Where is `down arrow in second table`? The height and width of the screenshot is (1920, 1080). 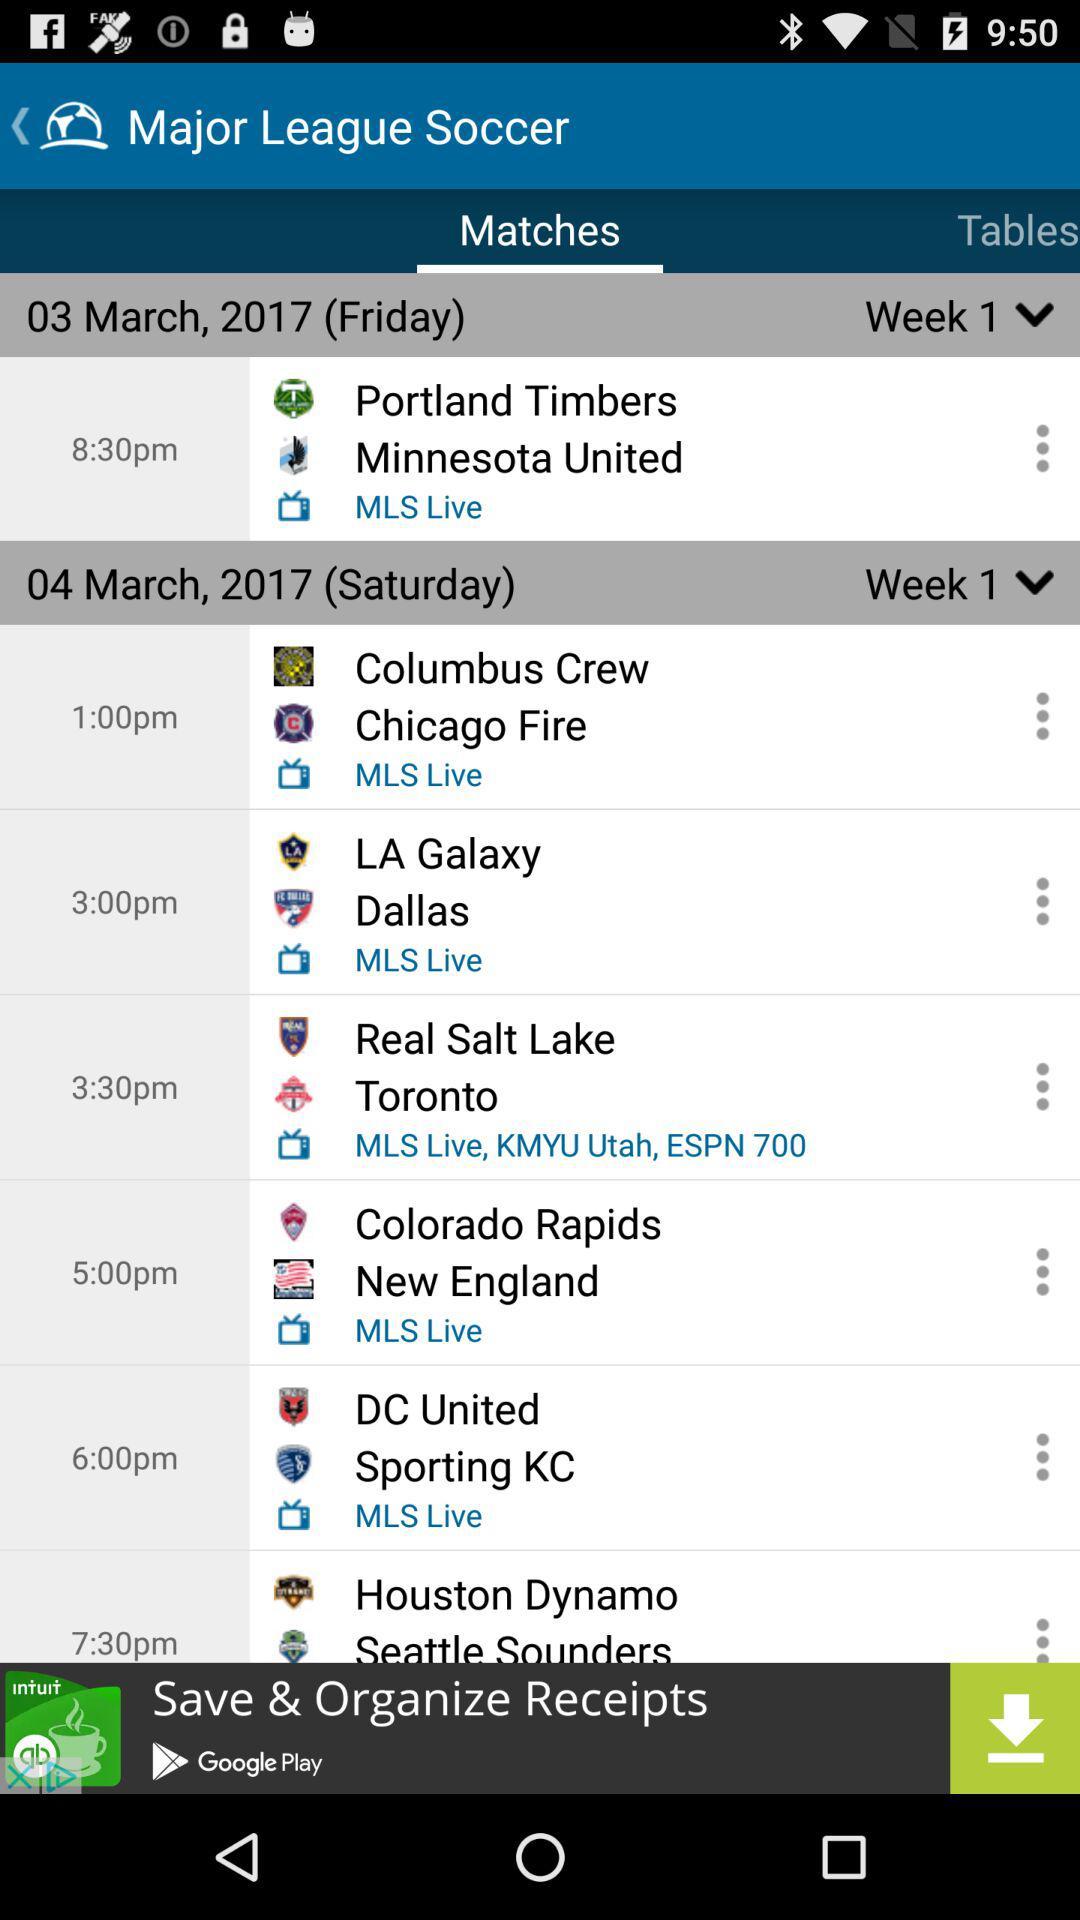
down arrow in second table is located at coordinates (1034, 581).